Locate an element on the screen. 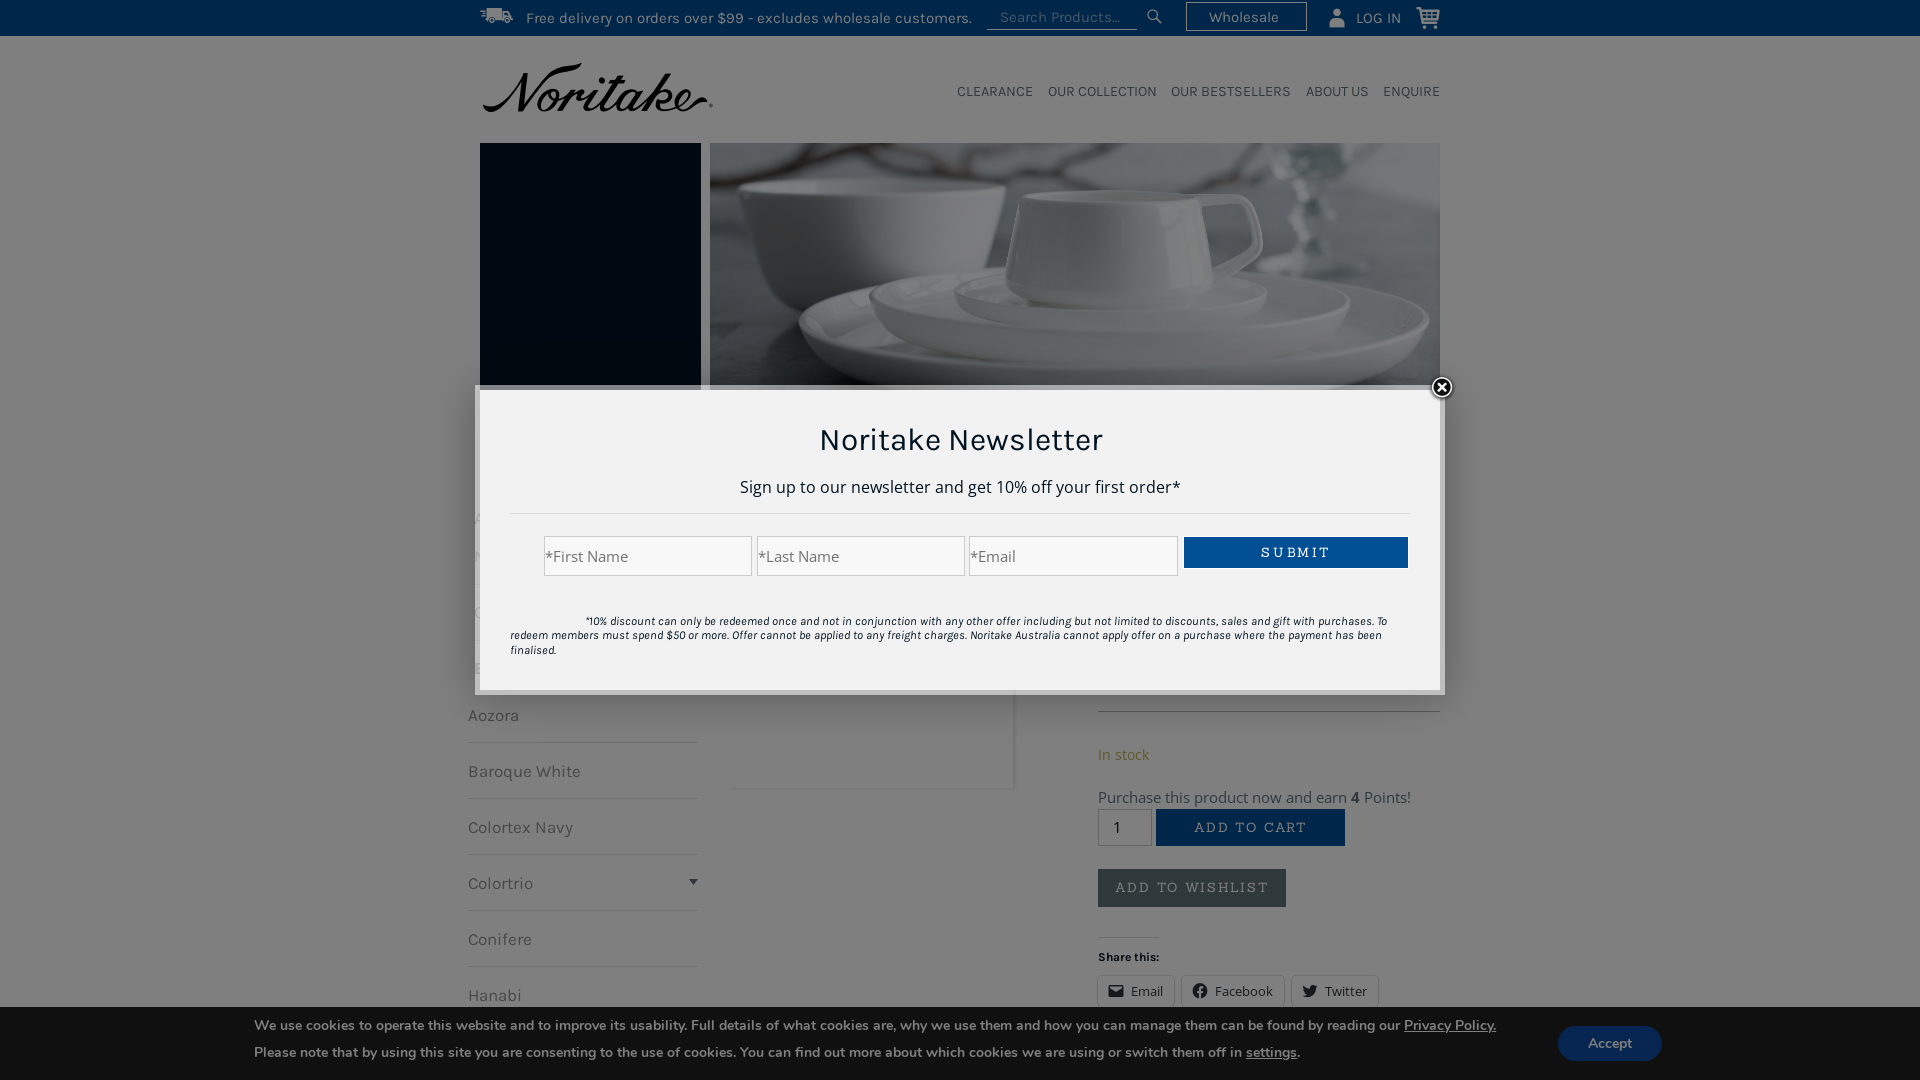 The image size is (1920, 1080). 'Submit' is located at coordinates (1296, 552).